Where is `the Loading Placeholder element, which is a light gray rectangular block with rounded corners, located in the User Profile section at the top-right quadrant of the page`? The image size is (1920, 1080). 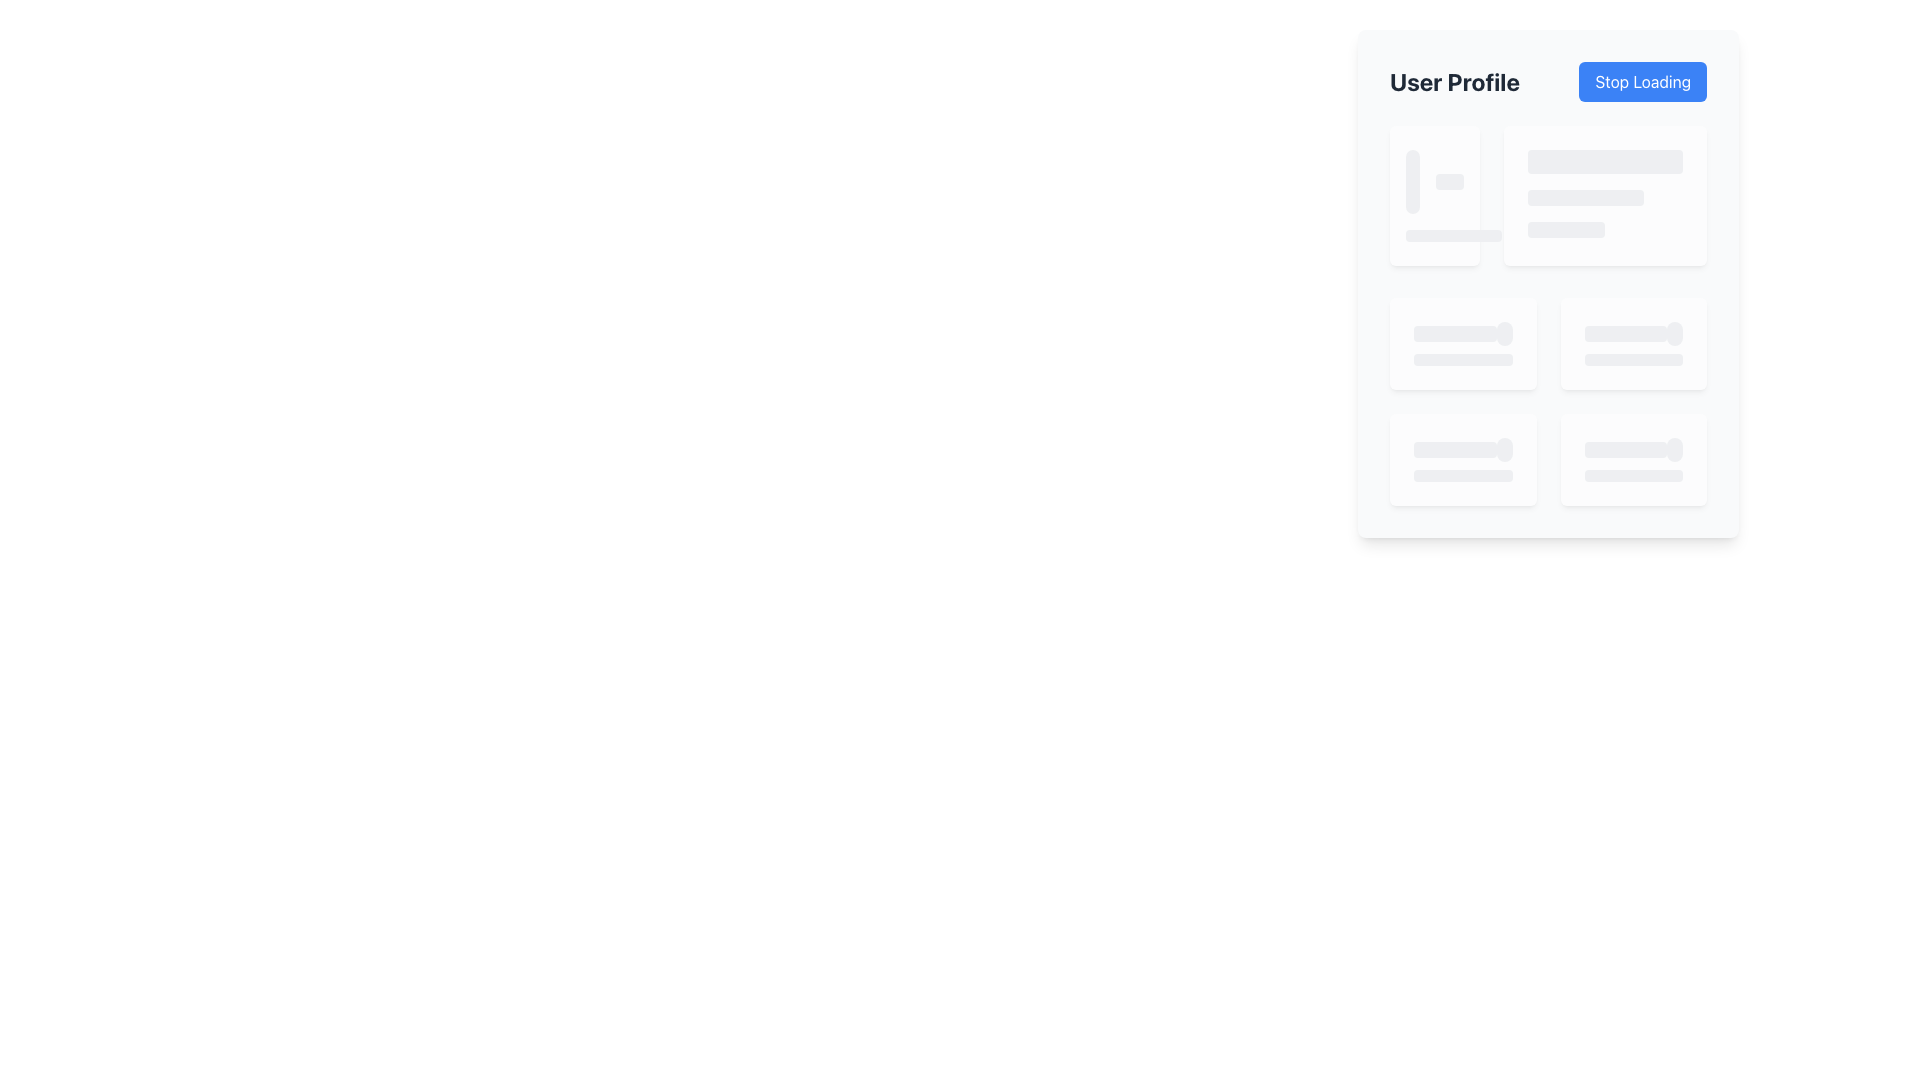 the Loading Placeholder element, which is a light gray rectangular block with rounded corners, located in the User Profile section at the top-right quadrant of the page is located at coordinates (1605, 161).